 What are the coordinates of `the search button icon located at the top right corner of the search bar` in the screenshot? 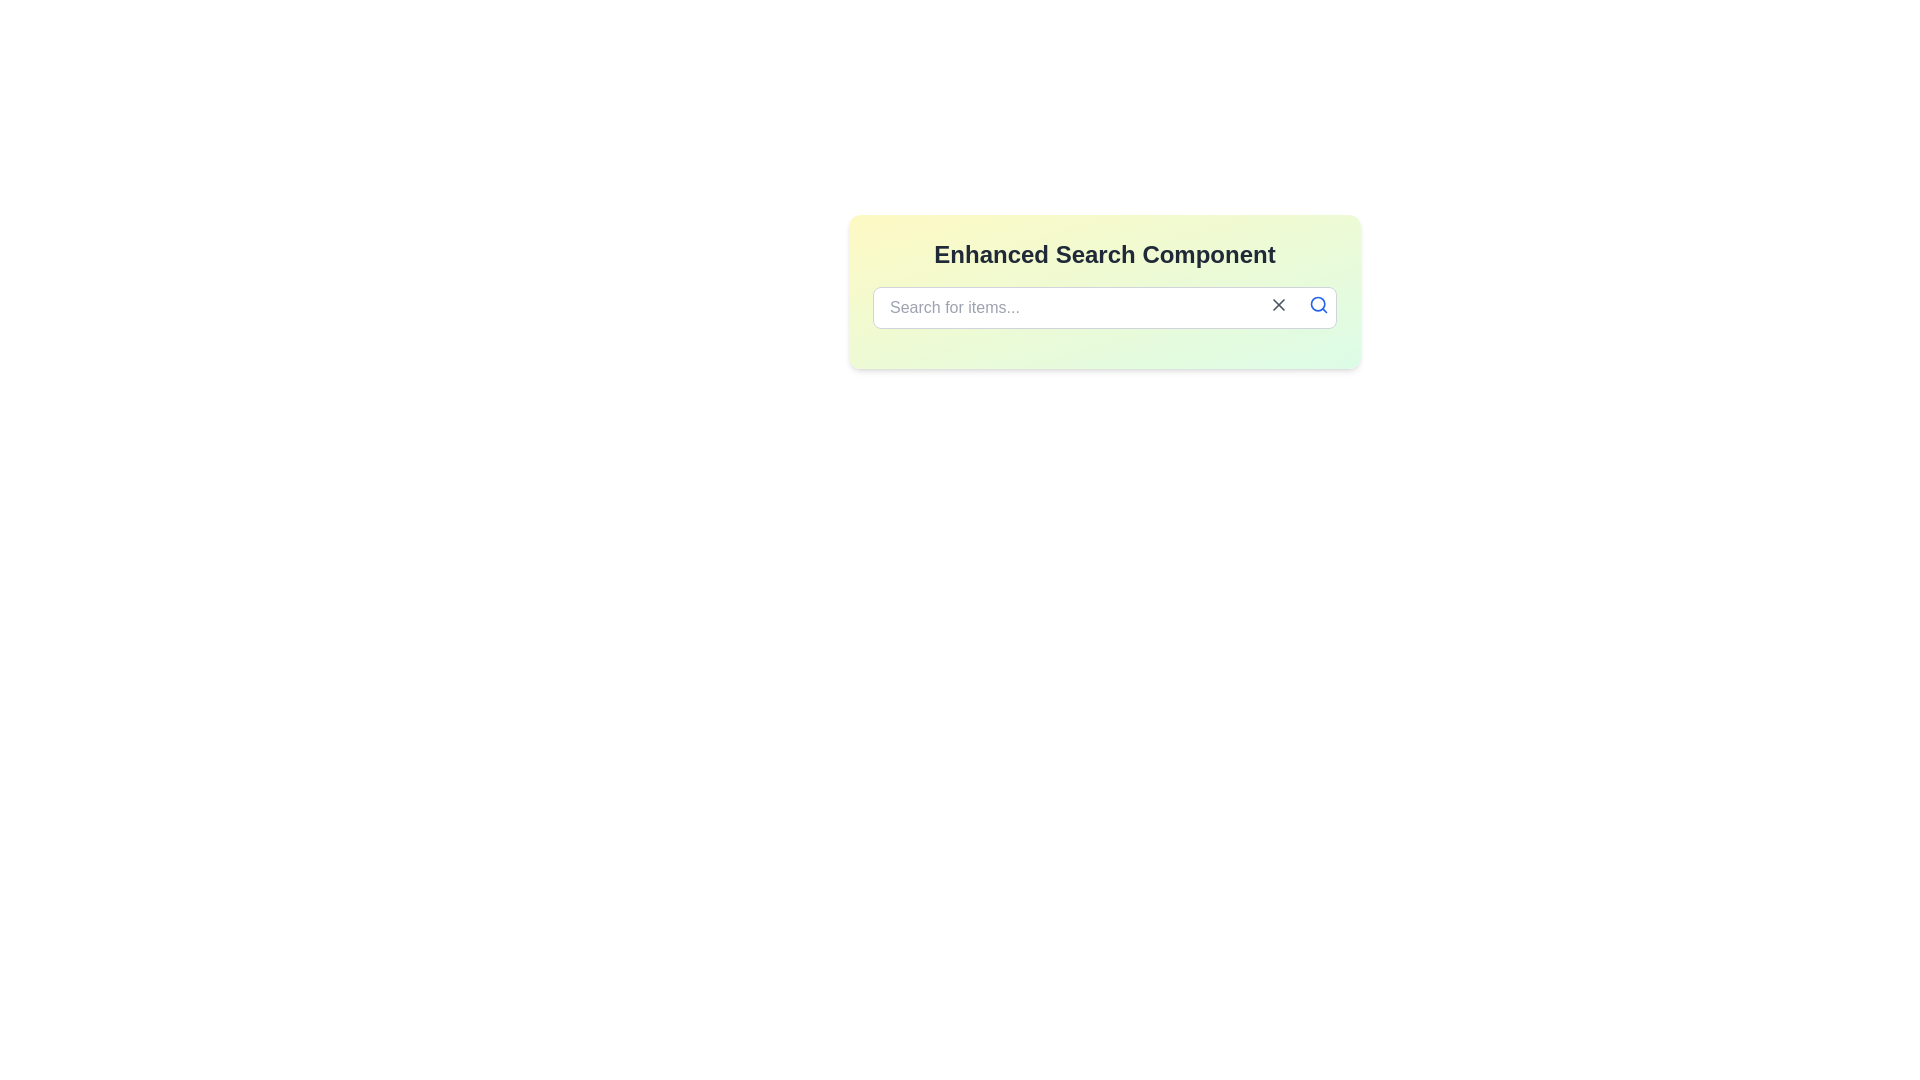 It's located at (1319, 304).